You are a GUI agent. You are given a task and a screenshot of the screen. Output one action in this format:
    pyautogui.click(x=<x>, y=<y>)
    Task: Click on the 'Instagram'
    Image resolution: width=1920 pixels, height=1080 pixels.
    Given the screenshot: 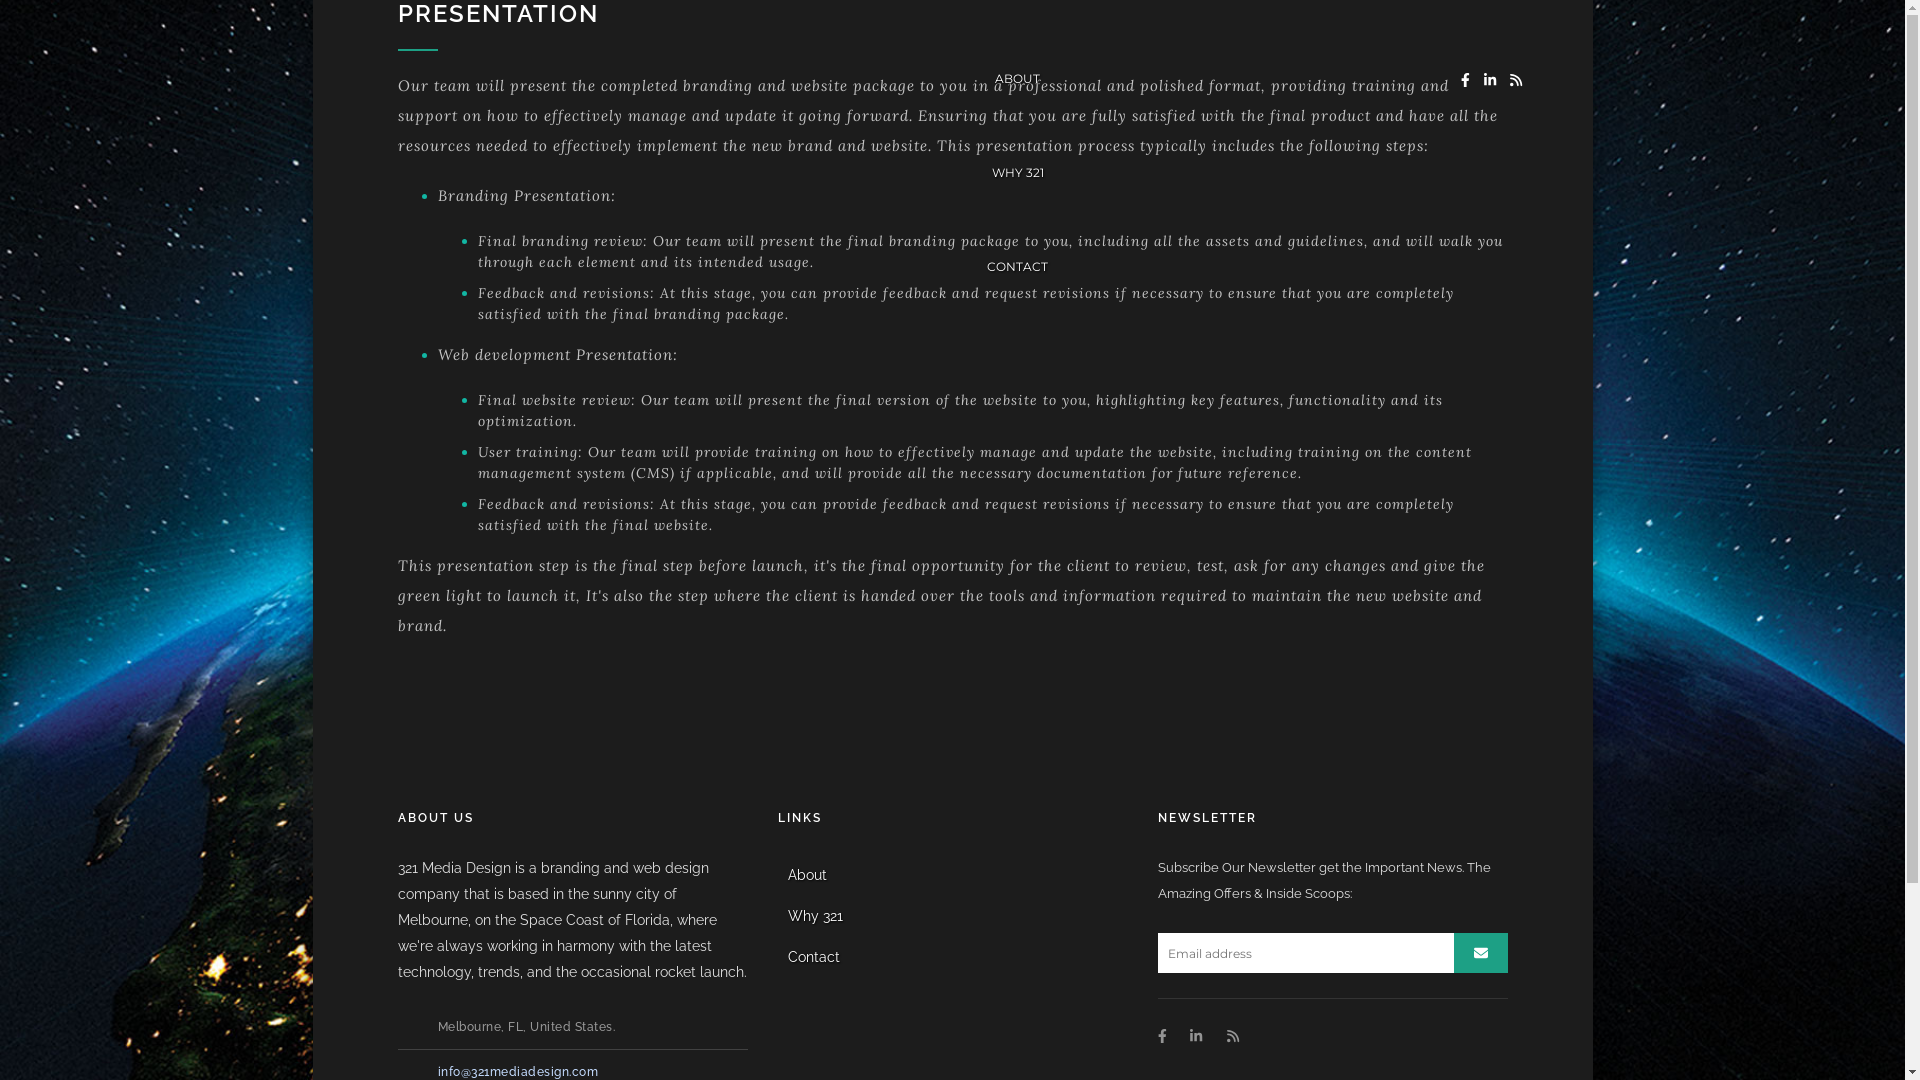 What is the action you would take?
    pyautogui.click(x=1195, y=1035)
    